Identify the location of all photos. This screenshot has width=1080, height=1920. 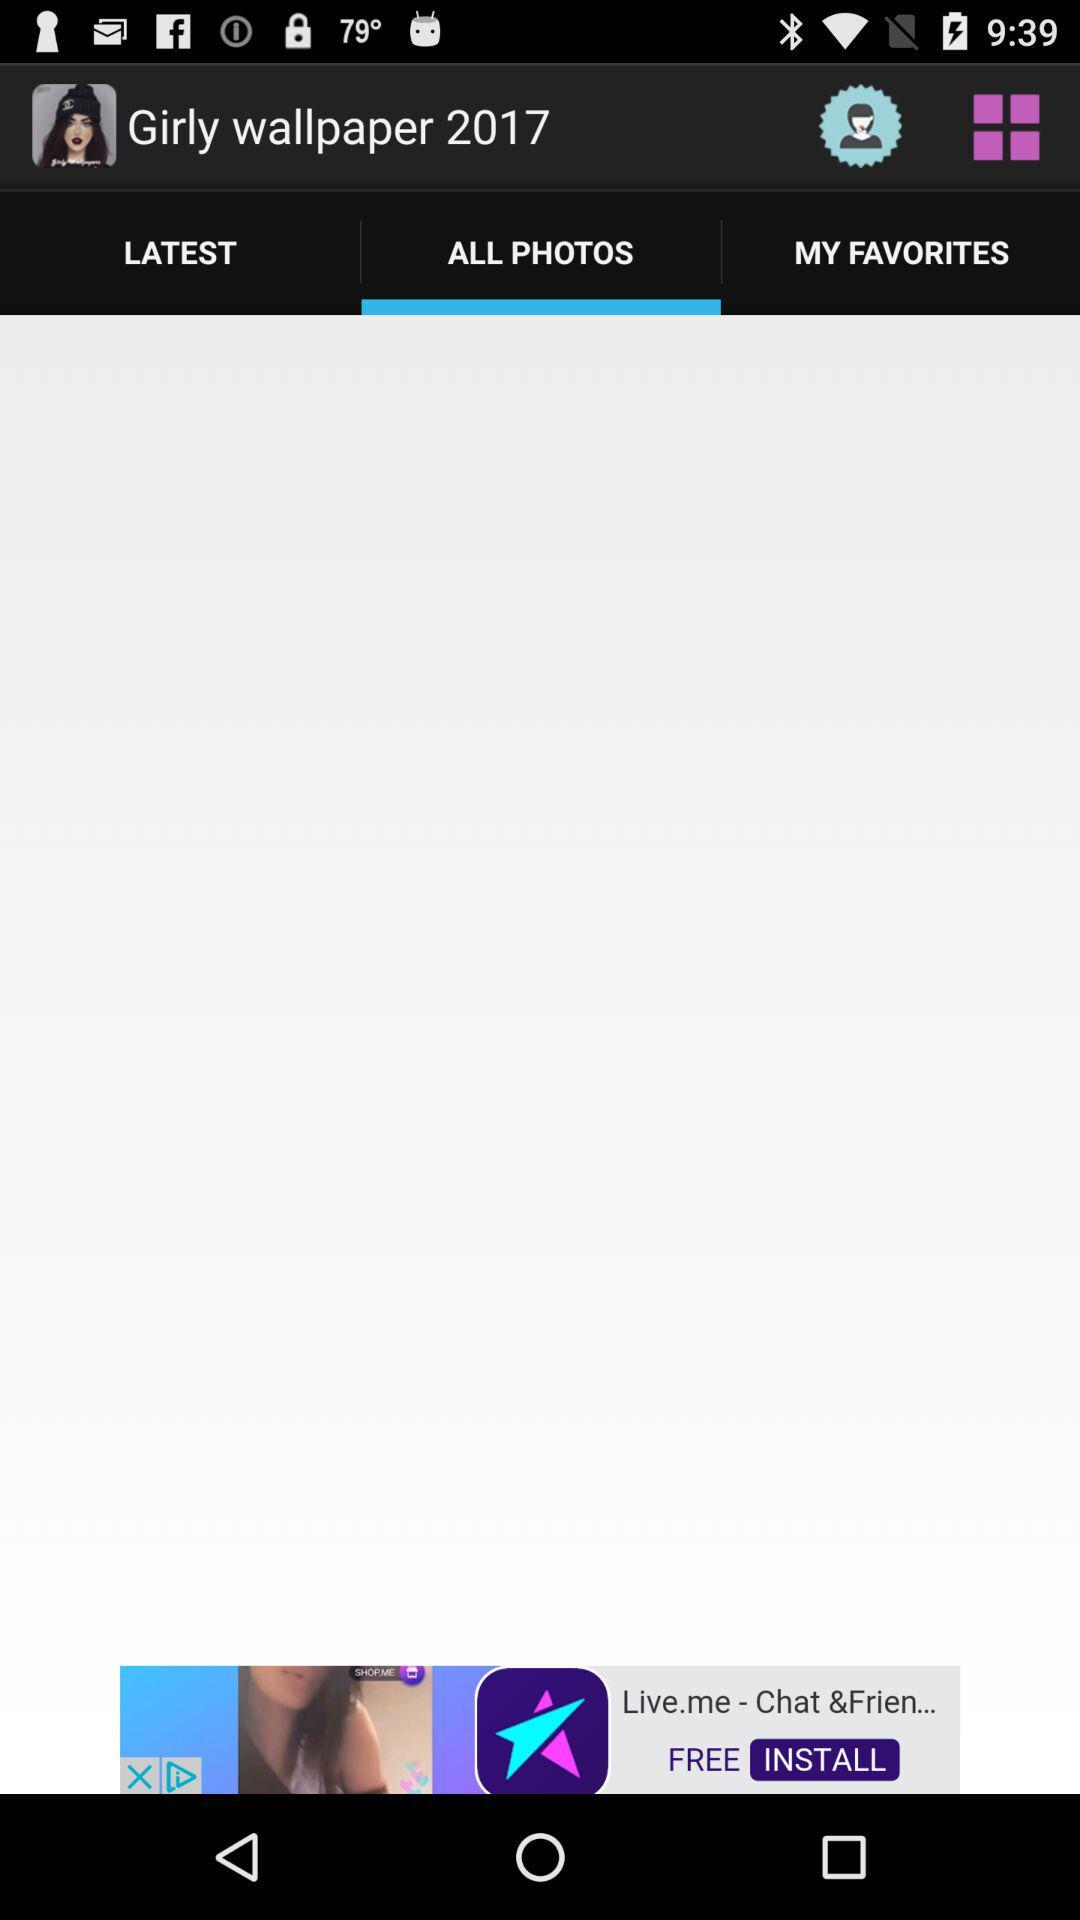
(540, 988).